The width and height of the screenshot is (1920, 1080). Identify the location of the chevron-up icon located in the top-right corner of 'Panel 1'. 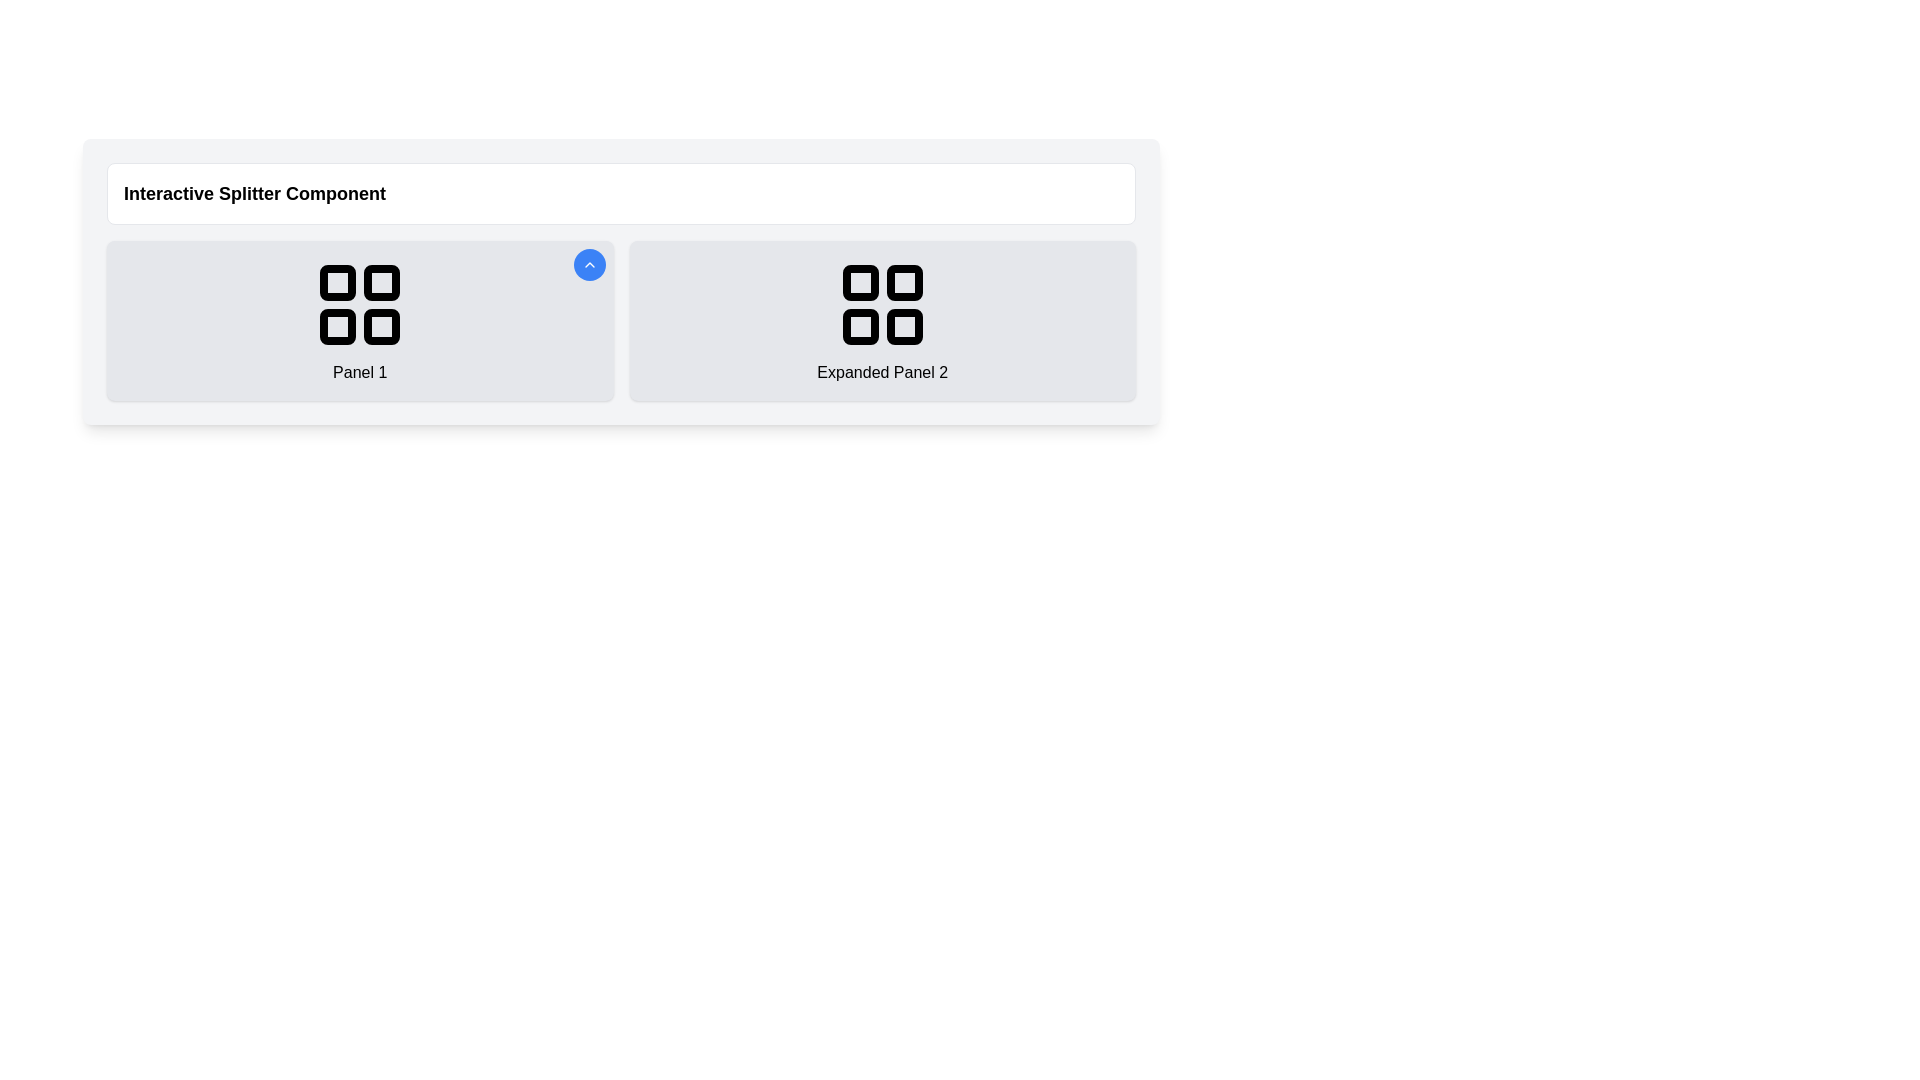
(588, 264).